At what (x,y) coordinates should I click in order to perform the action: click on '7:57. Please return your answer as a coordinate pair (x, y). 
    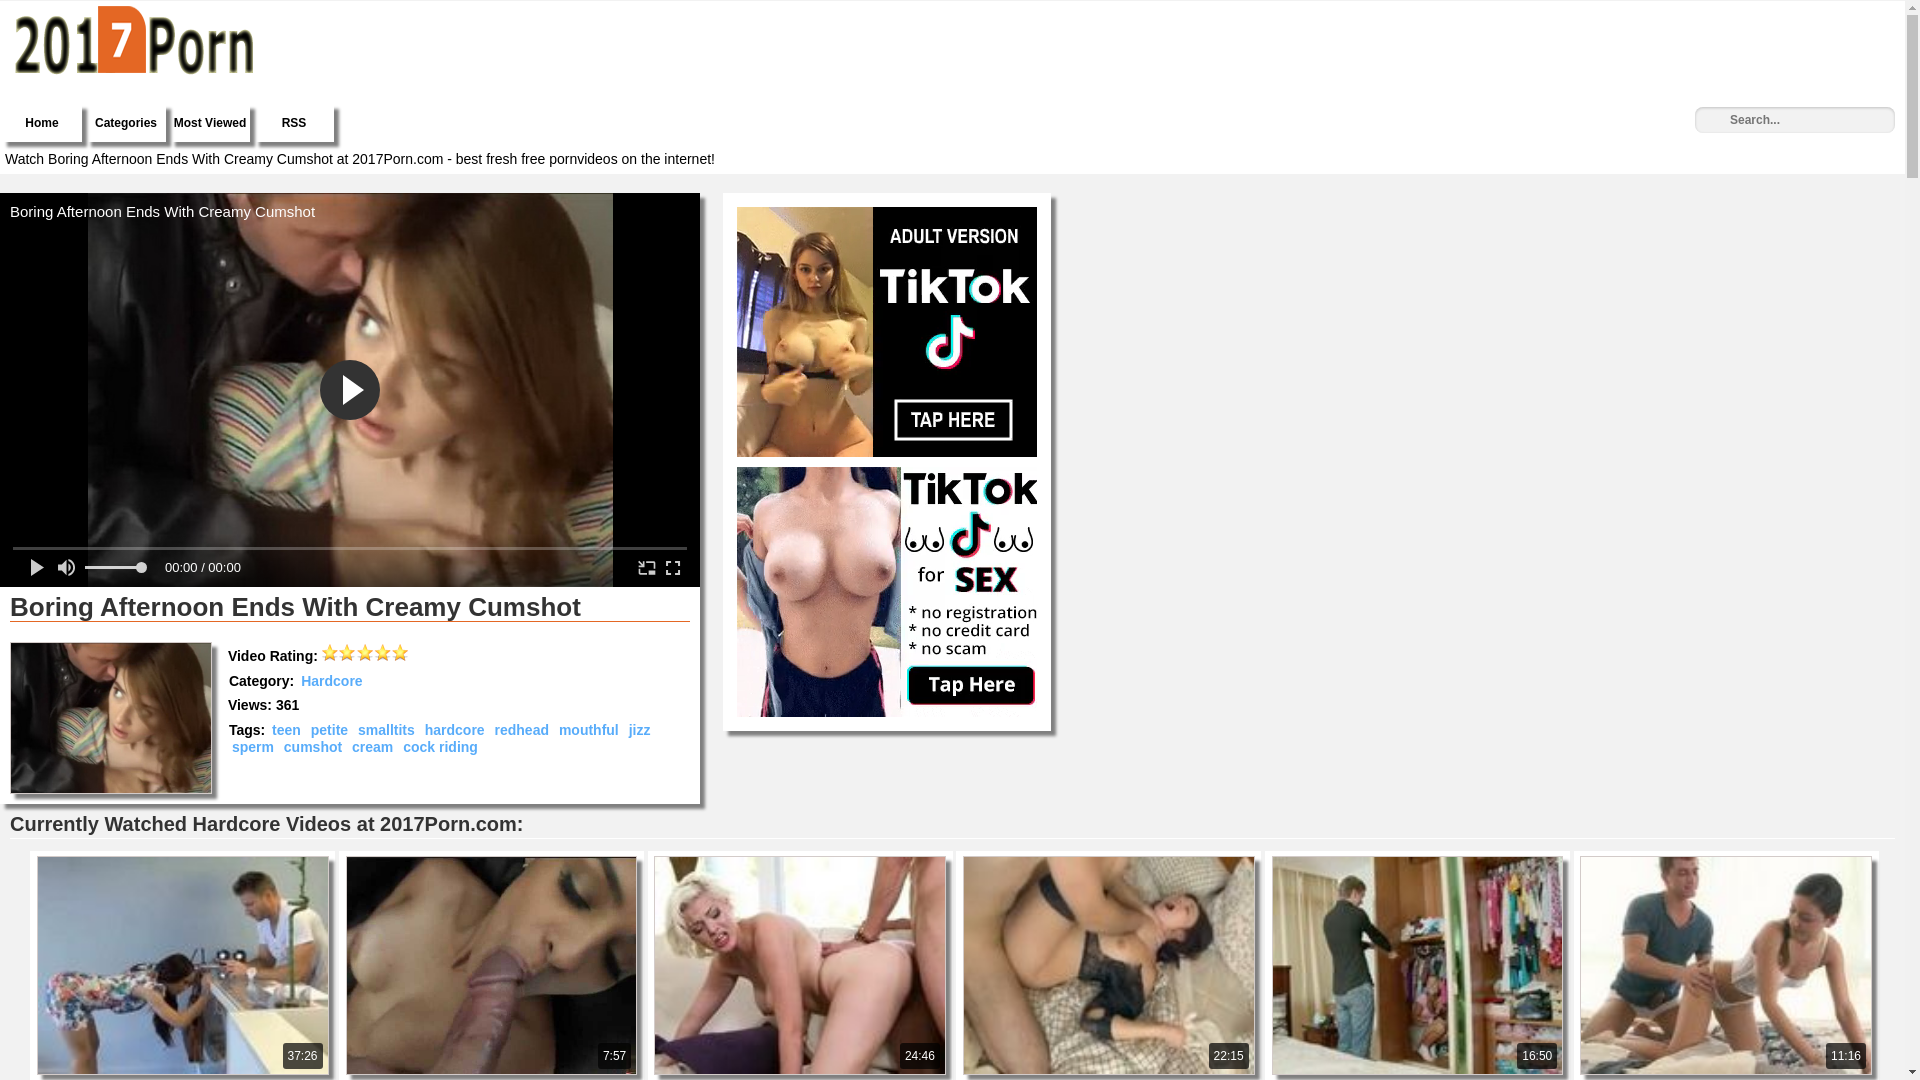
    Looking at the image, I should click on (493, 859).